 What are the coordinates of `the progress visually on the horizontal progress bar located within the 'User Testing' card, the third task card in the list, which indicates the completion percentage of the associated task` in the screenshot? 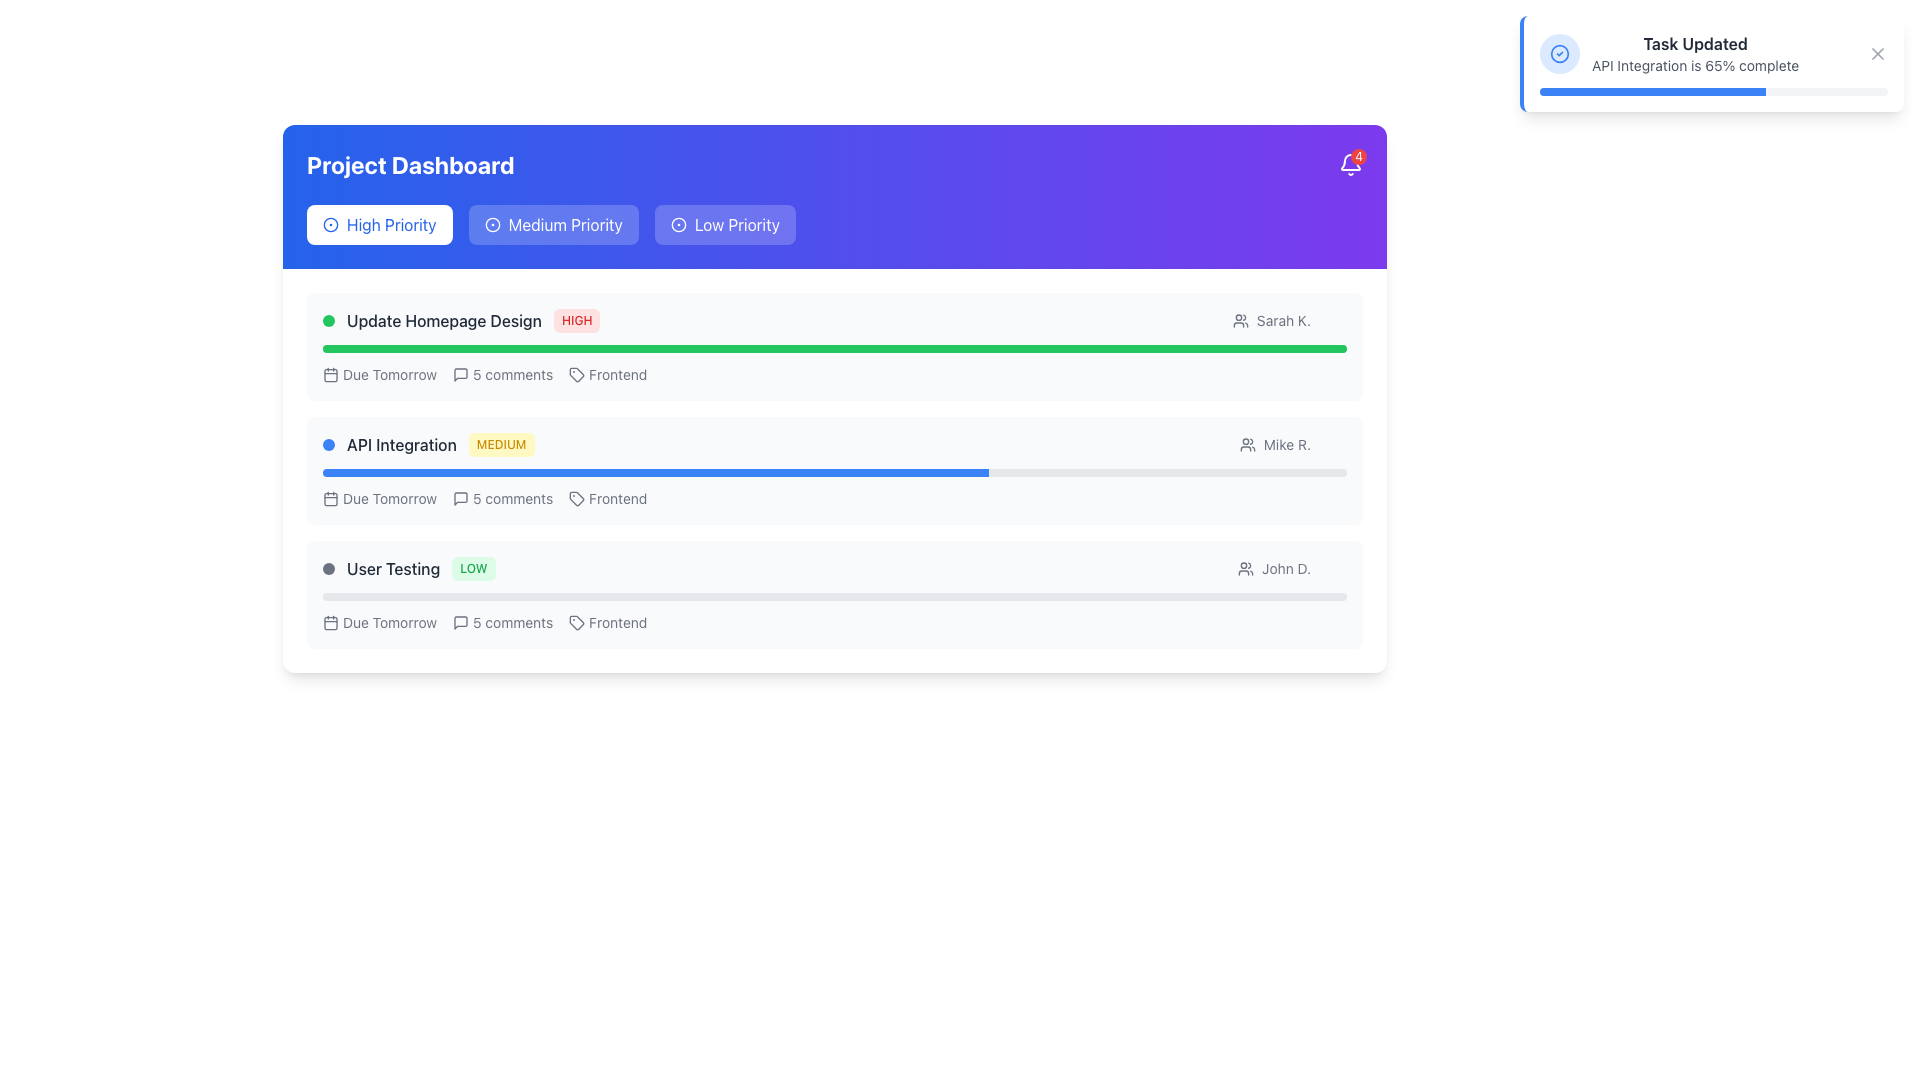 It's located at (835, 596).